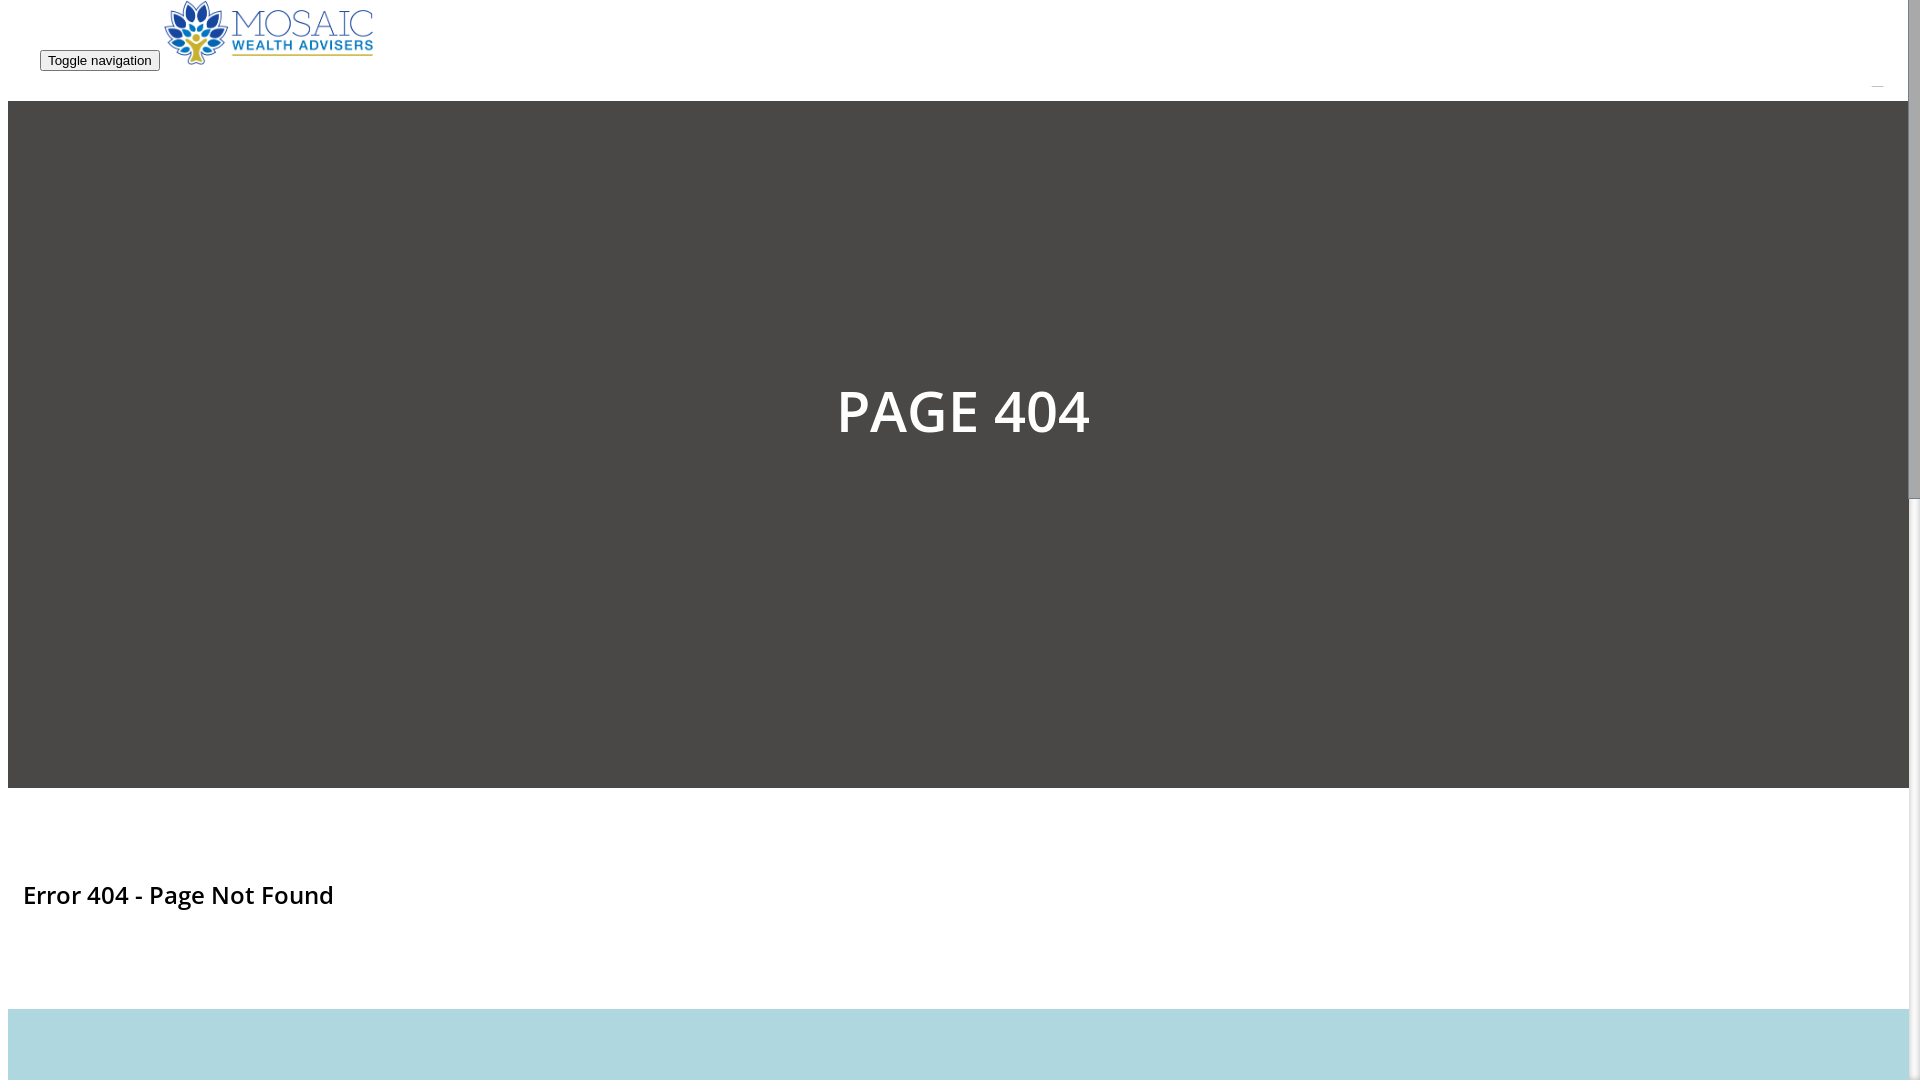  What do you see at coordinates (99, 59) in the screenshot?
I see `'Toggle navigation'` at bounding box center [99, 59].